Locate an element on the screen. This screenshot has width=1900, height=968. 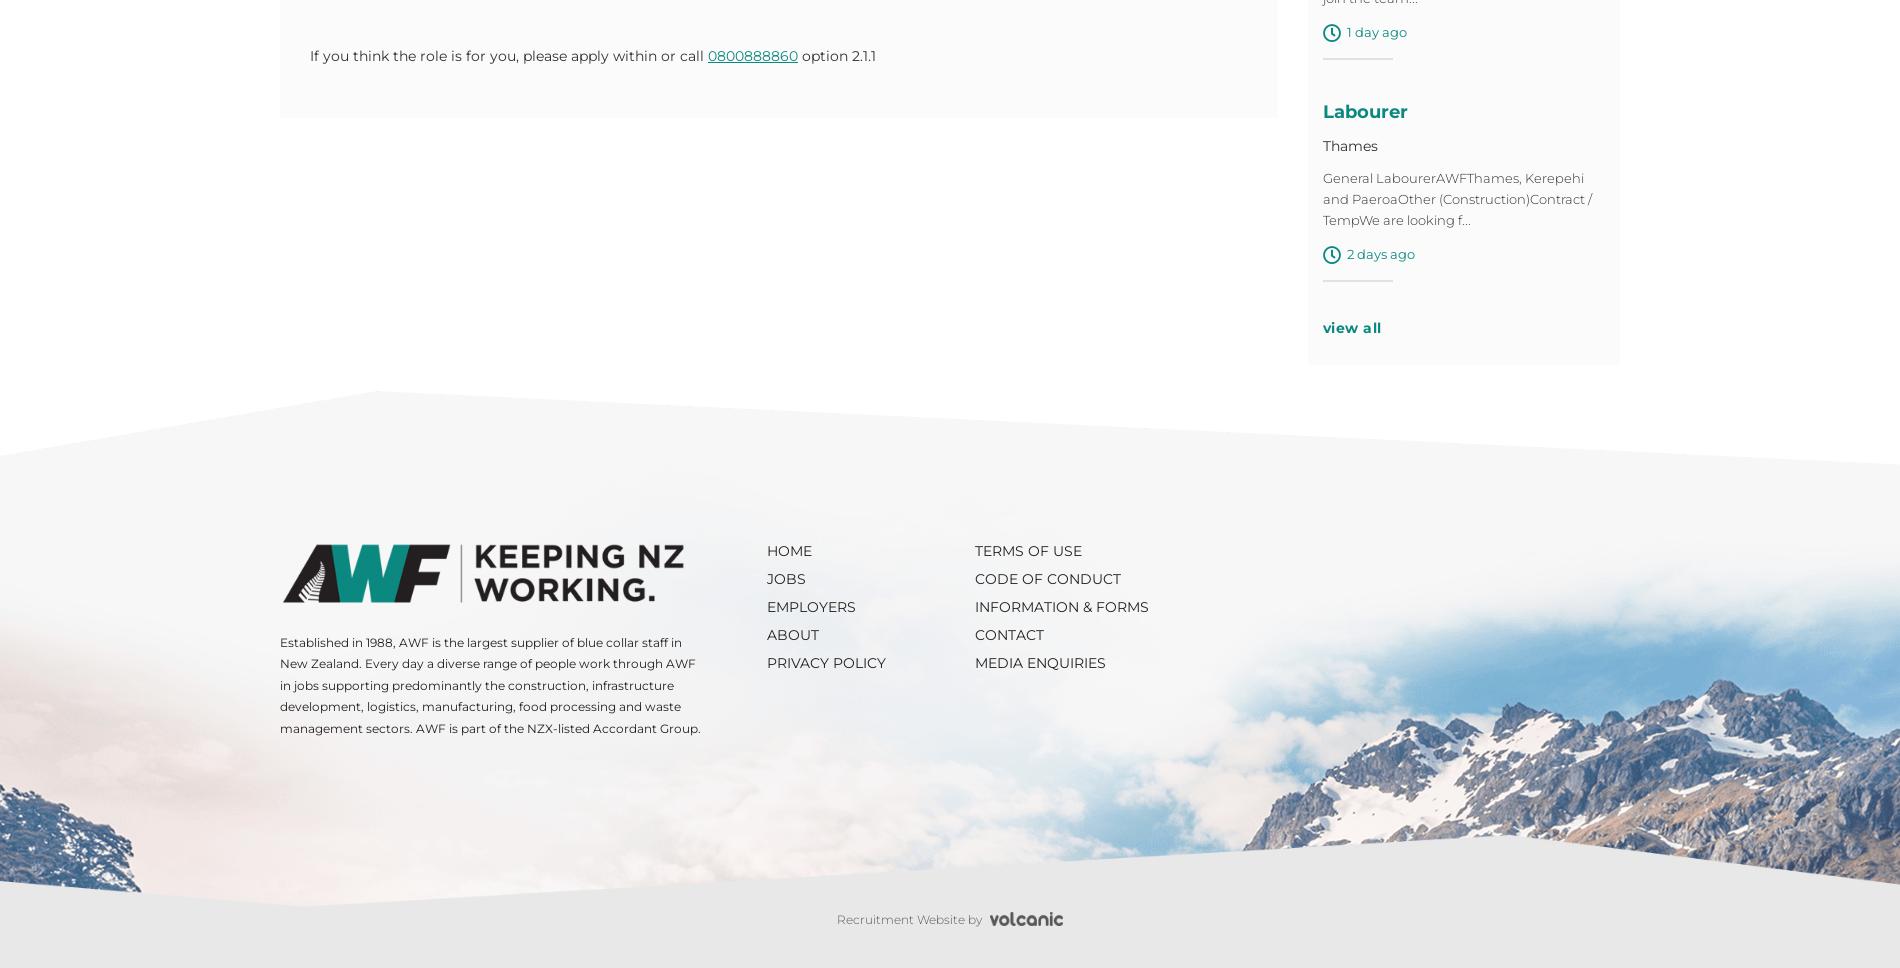
'Labourer' is located at coordinates (1363, 117).